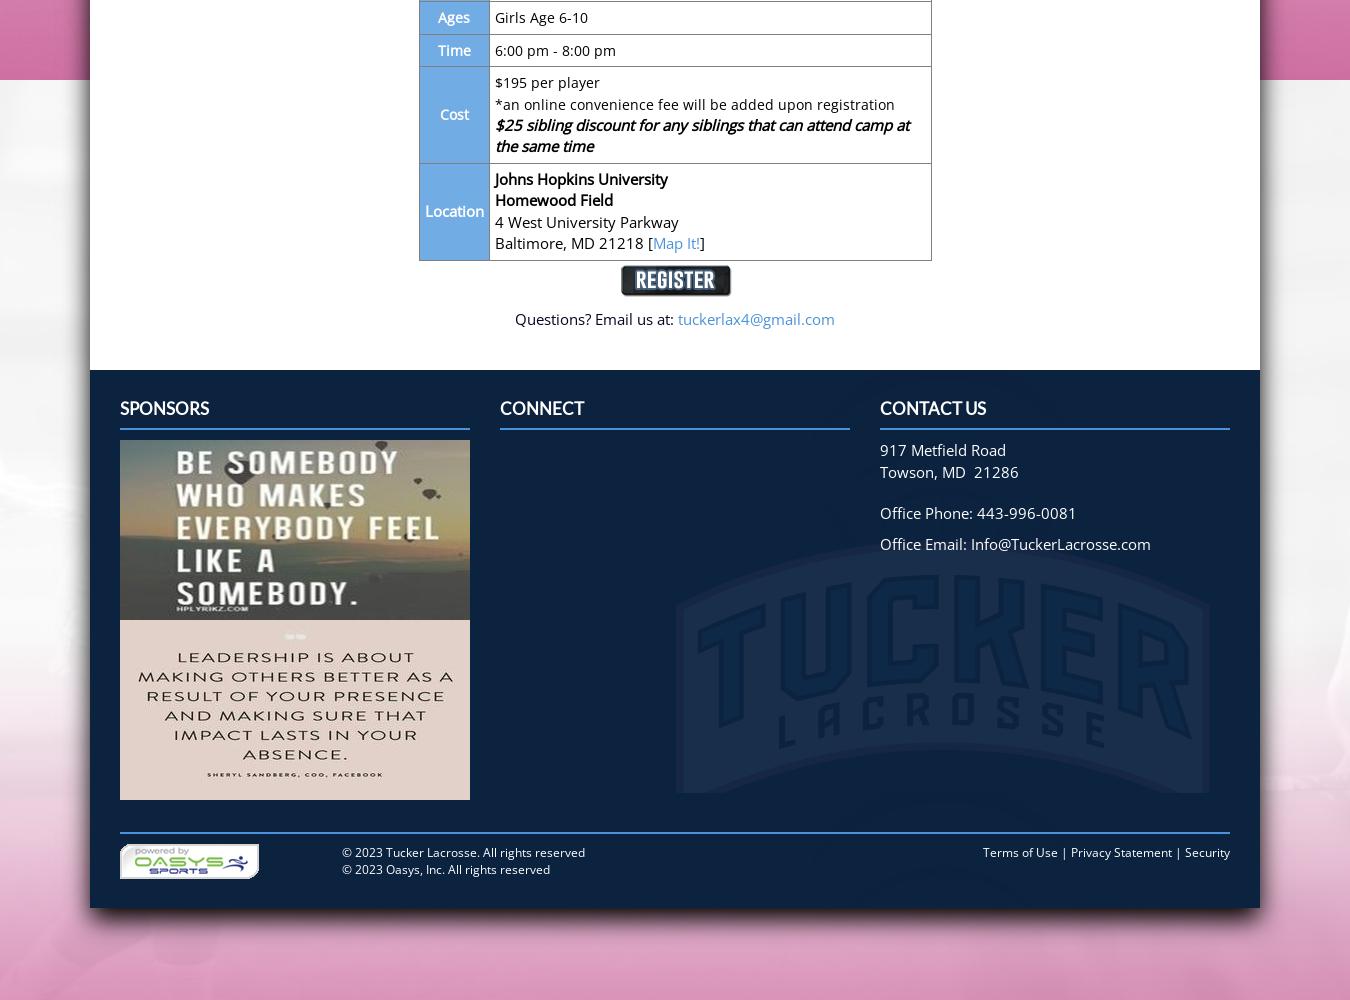 The height and width of the screenshot is (1000, 1350). What do you see at coordinates (755, 317) in the screenshot?
I see `'tuckerlax4@gmail.com'` at bounding box center [755, 317].